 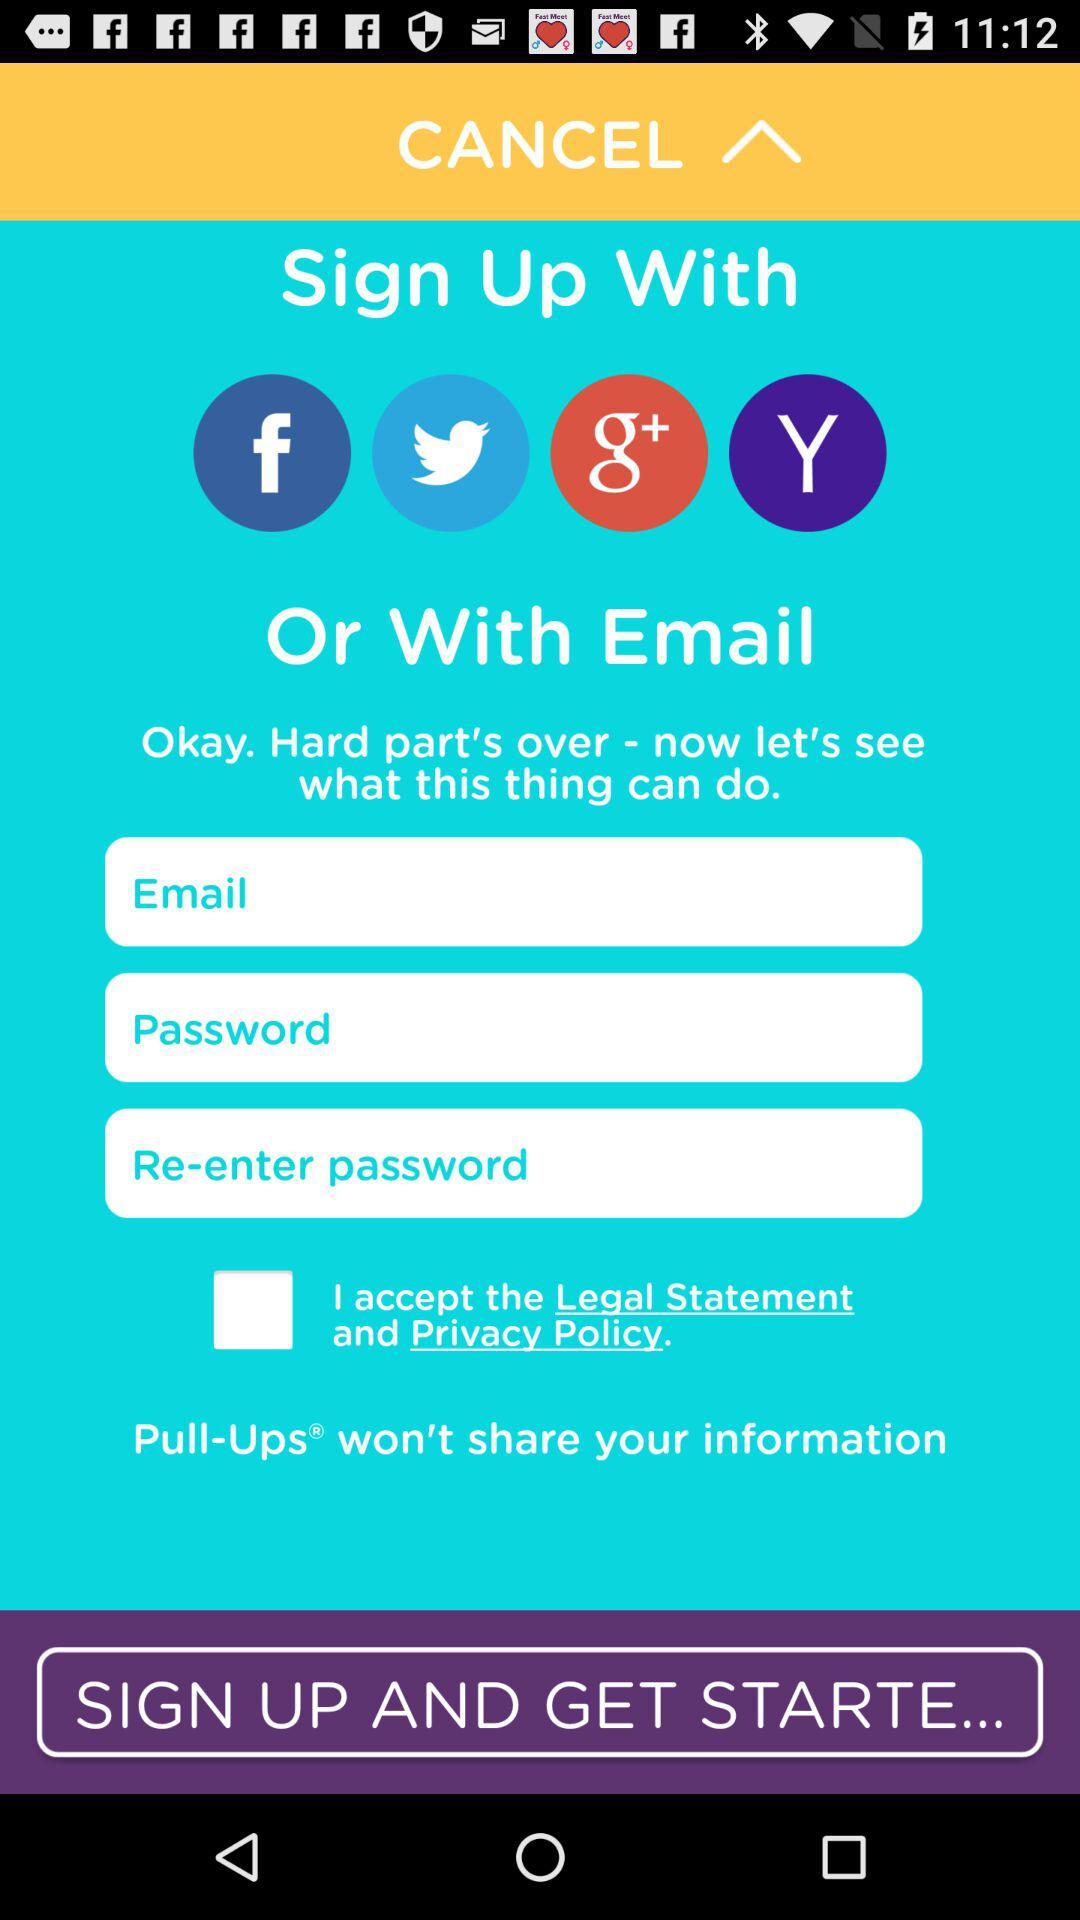 I want to click on password, so click(x=512, y=1027).